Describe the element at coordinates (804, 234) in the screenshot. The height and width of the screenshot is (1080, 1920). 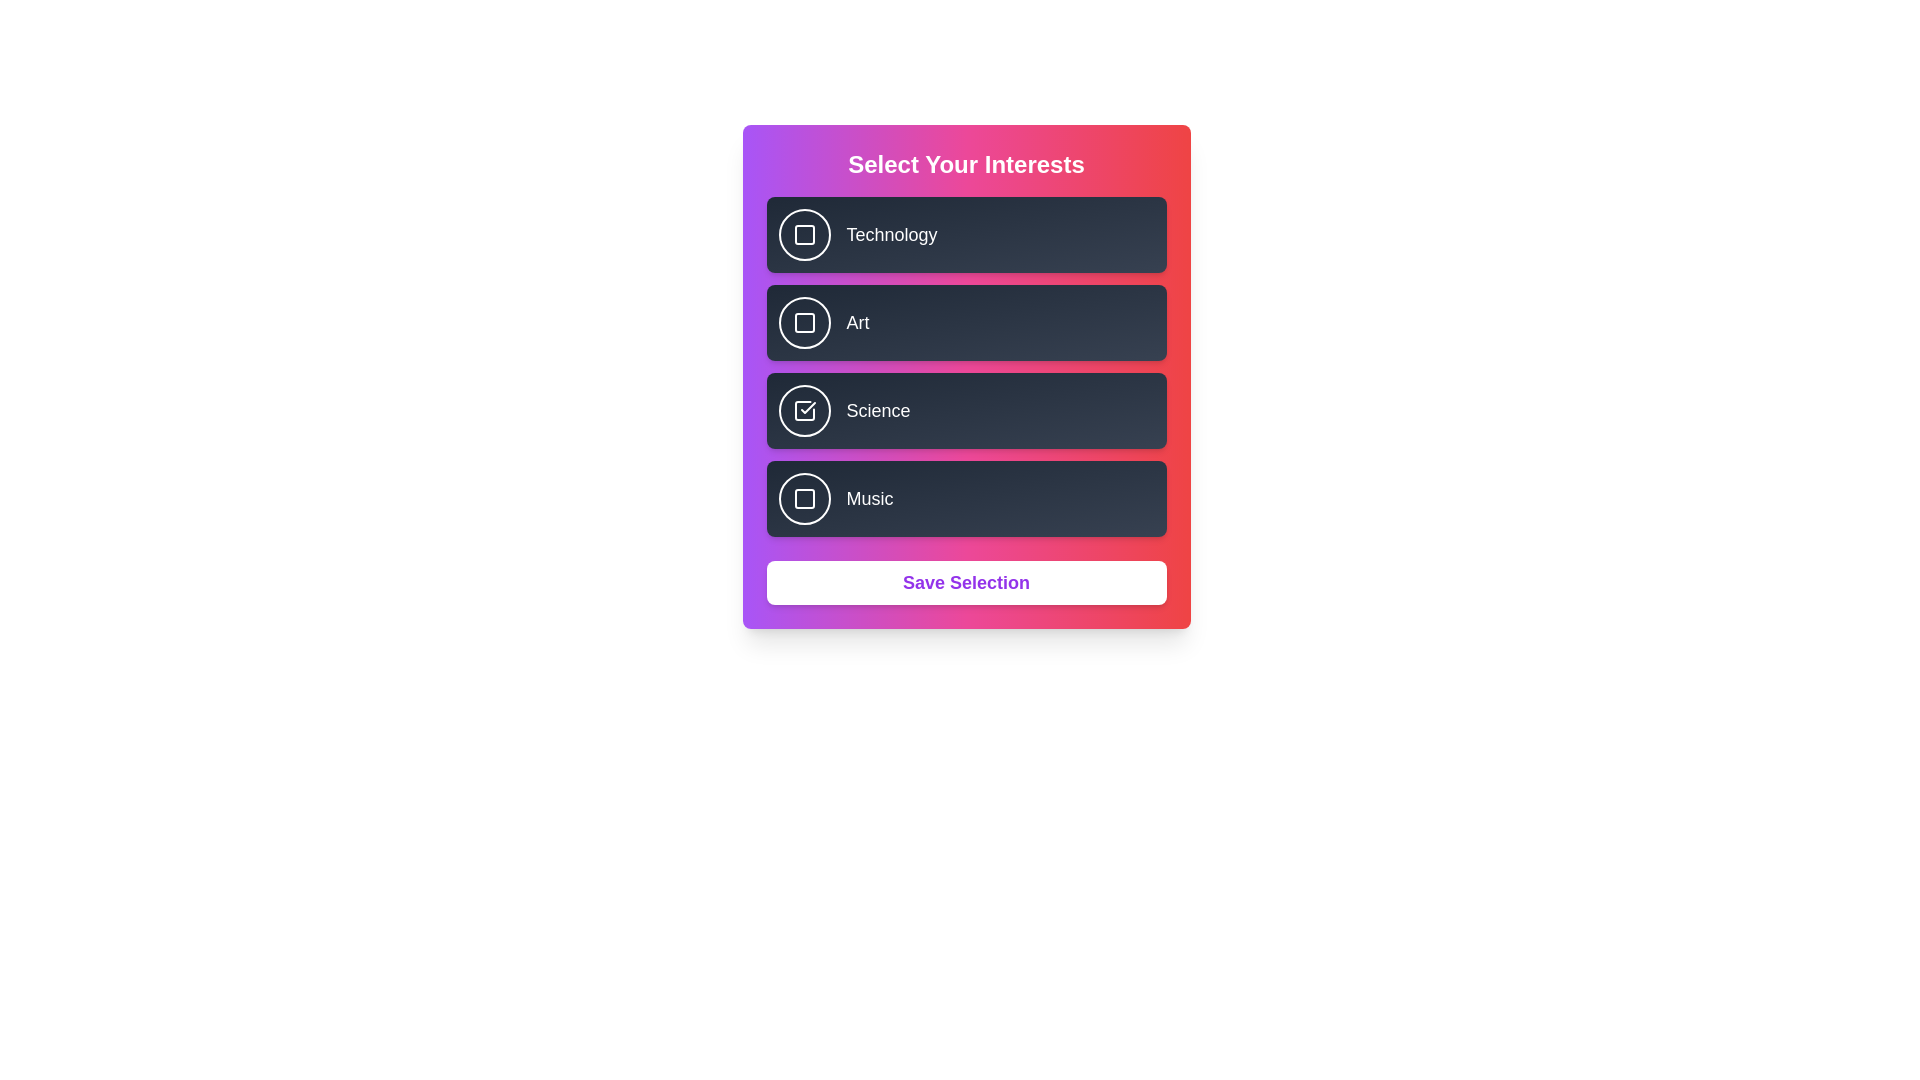
I see `the interest Technology` at that location.